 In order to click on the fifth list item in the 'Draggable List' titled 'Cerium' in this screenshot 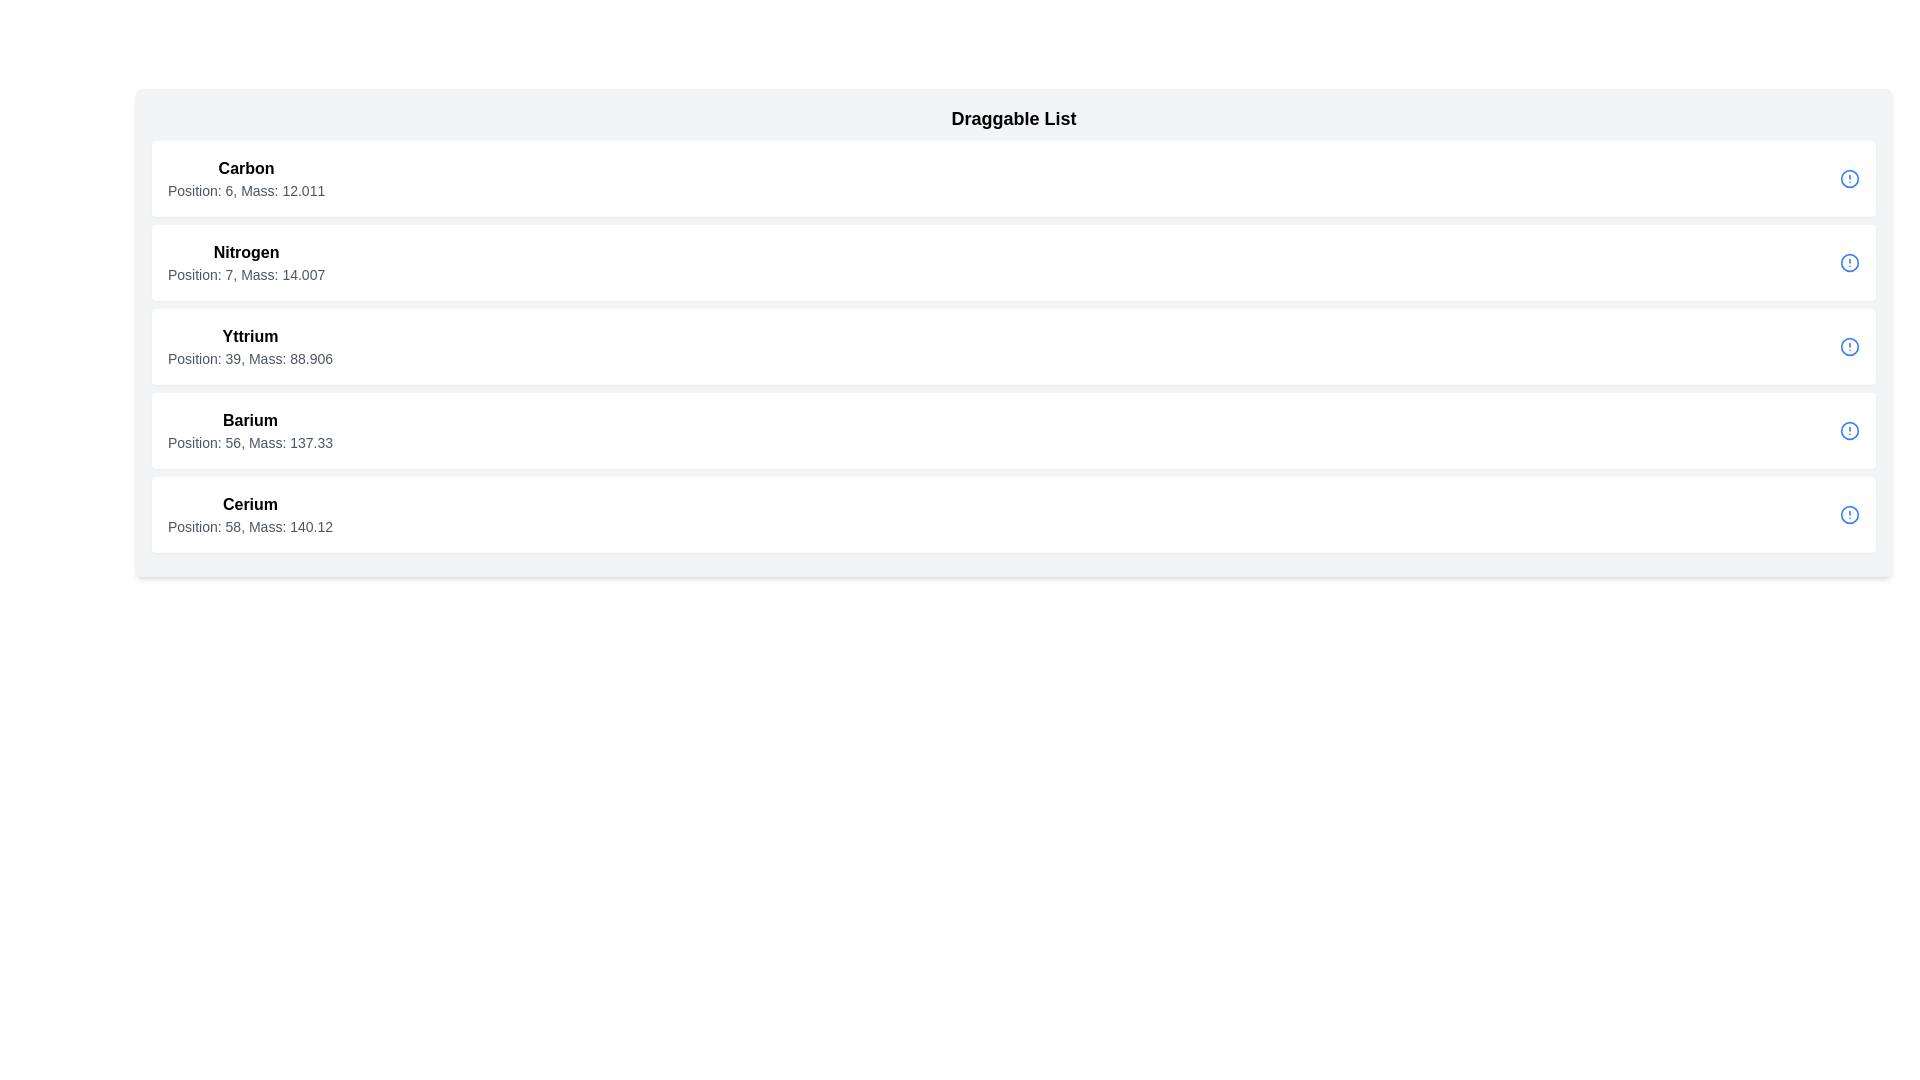, I will do `click(1013, 514)`.